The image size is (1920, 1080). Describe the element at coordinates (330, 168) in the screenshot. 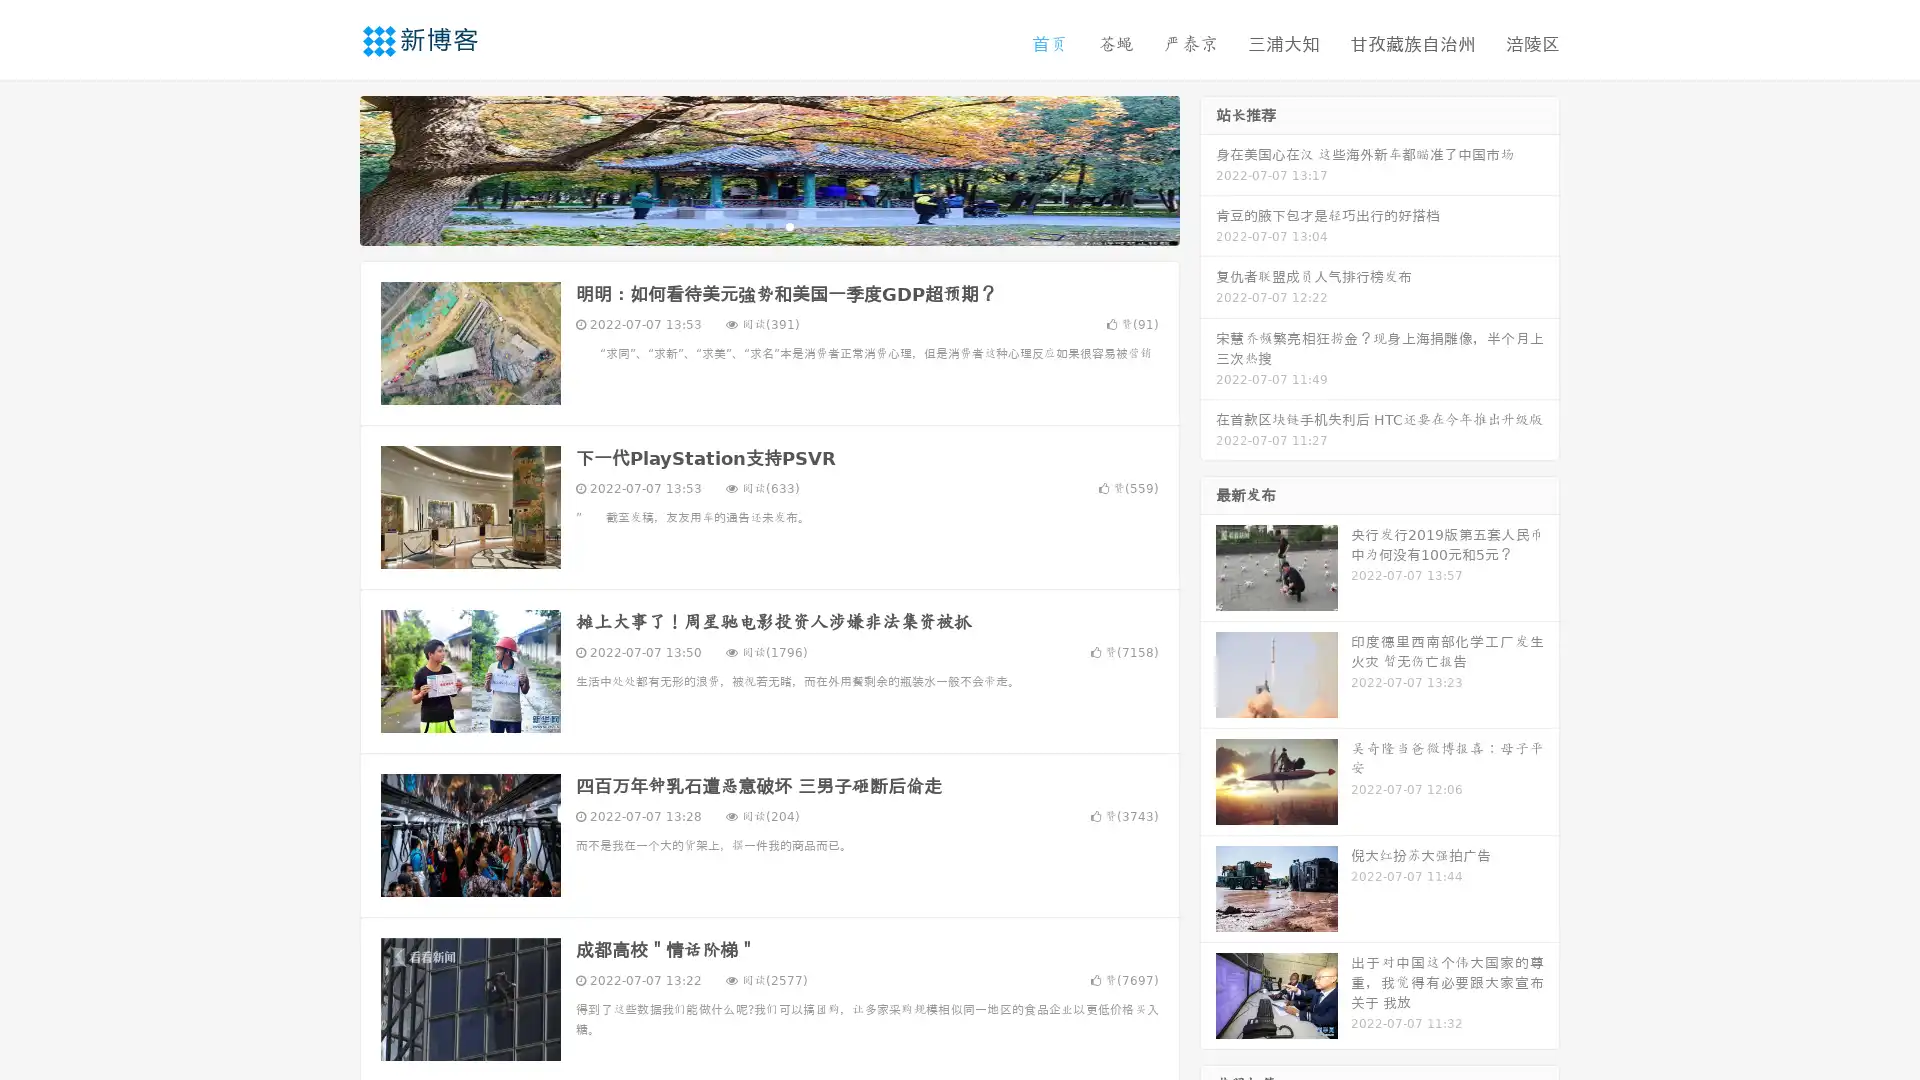

I see `Previous slide` at that location.